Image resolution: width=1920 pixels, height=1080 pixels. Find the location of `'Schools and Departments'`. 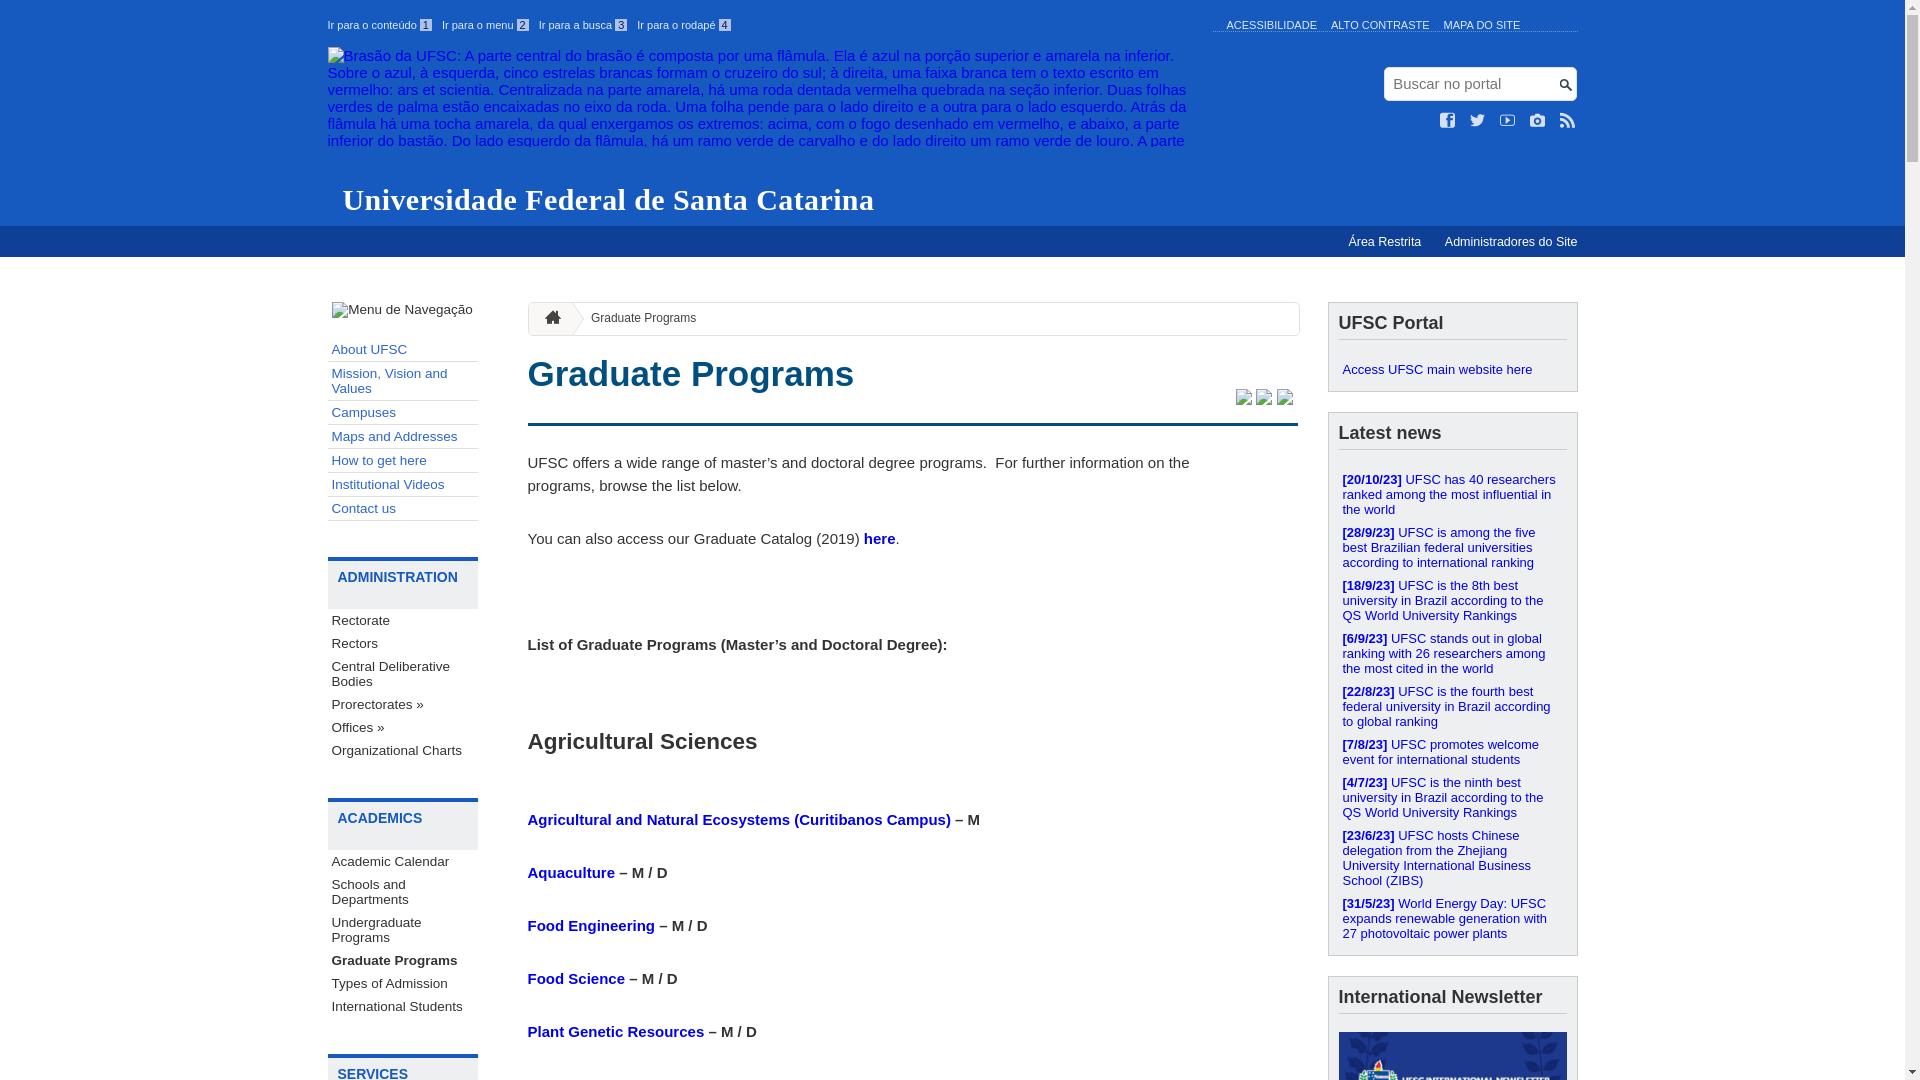

'Schools and Departments' is located at coordinates (402, 890).